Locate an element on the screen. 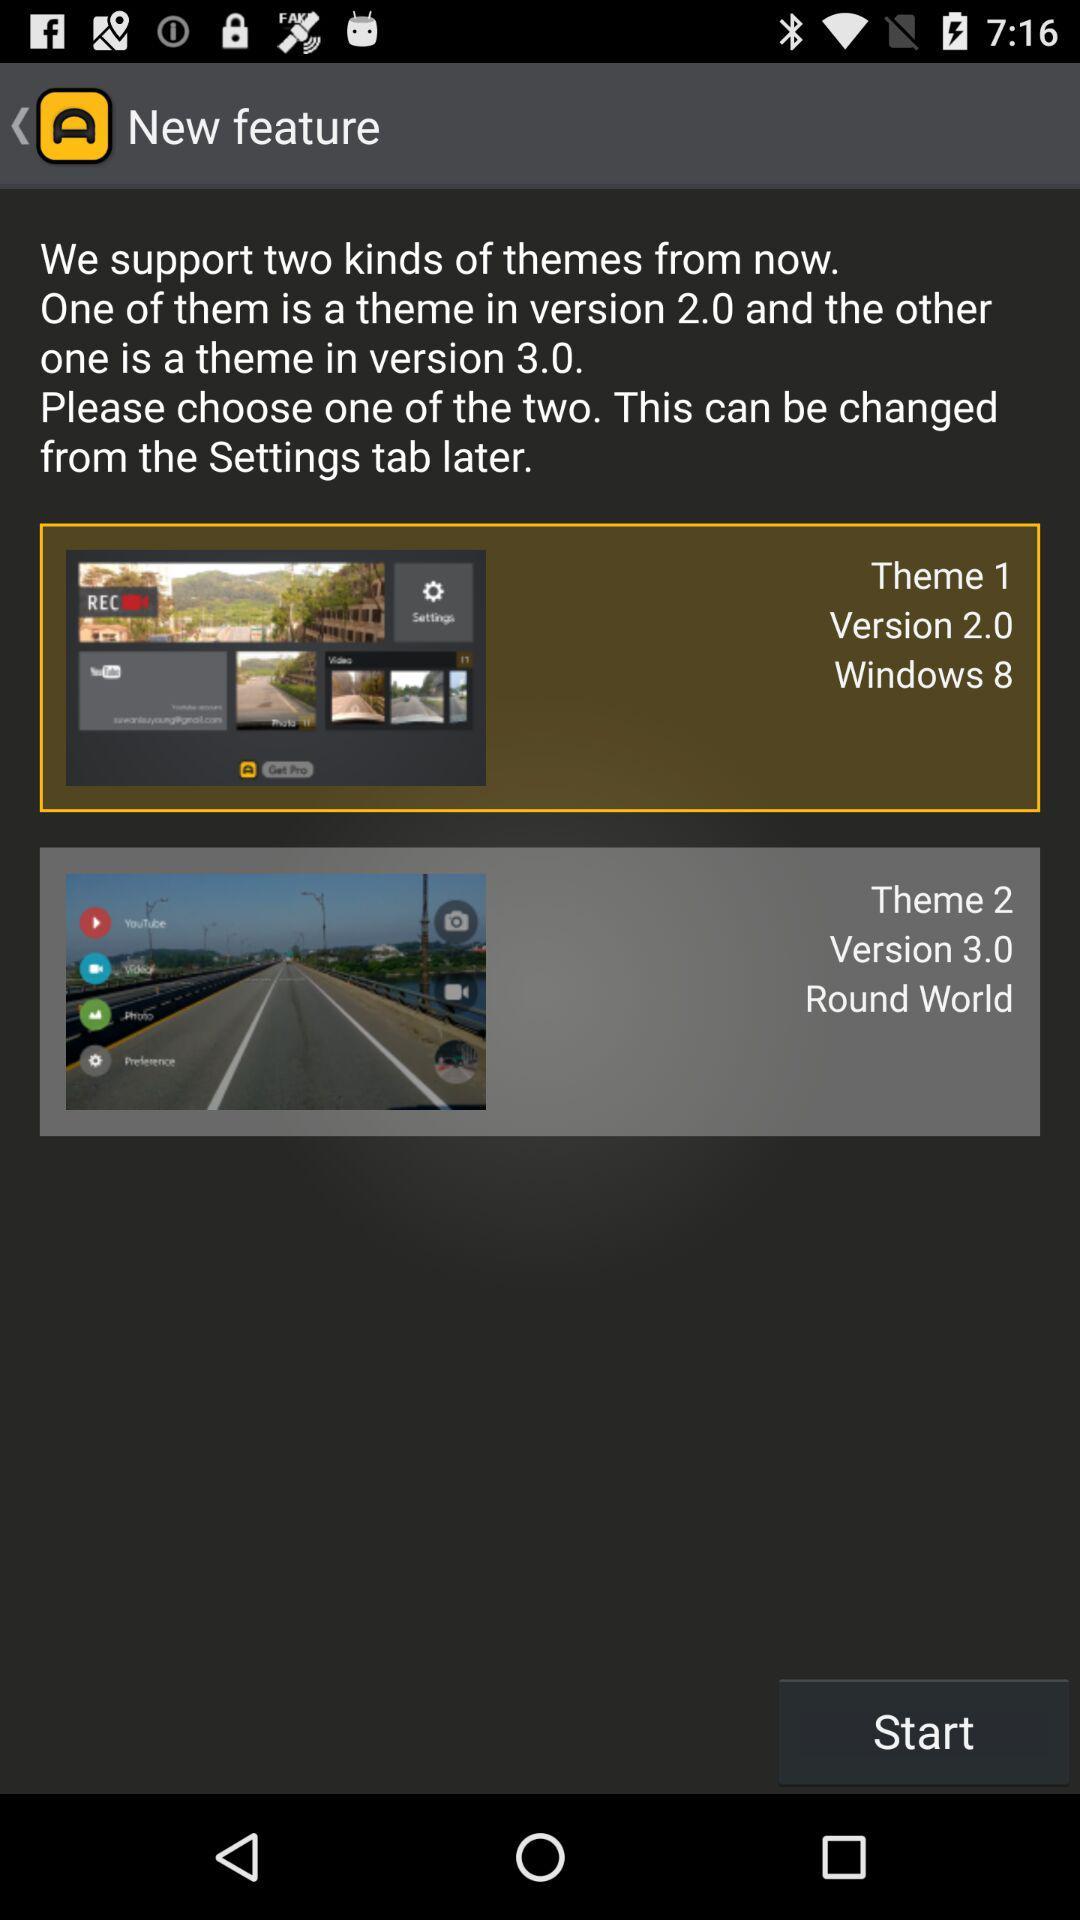 Image resolution: width=1080 pixels, height=1920 pixels. the icon below the round world item is located at coordinates (924, 1730).